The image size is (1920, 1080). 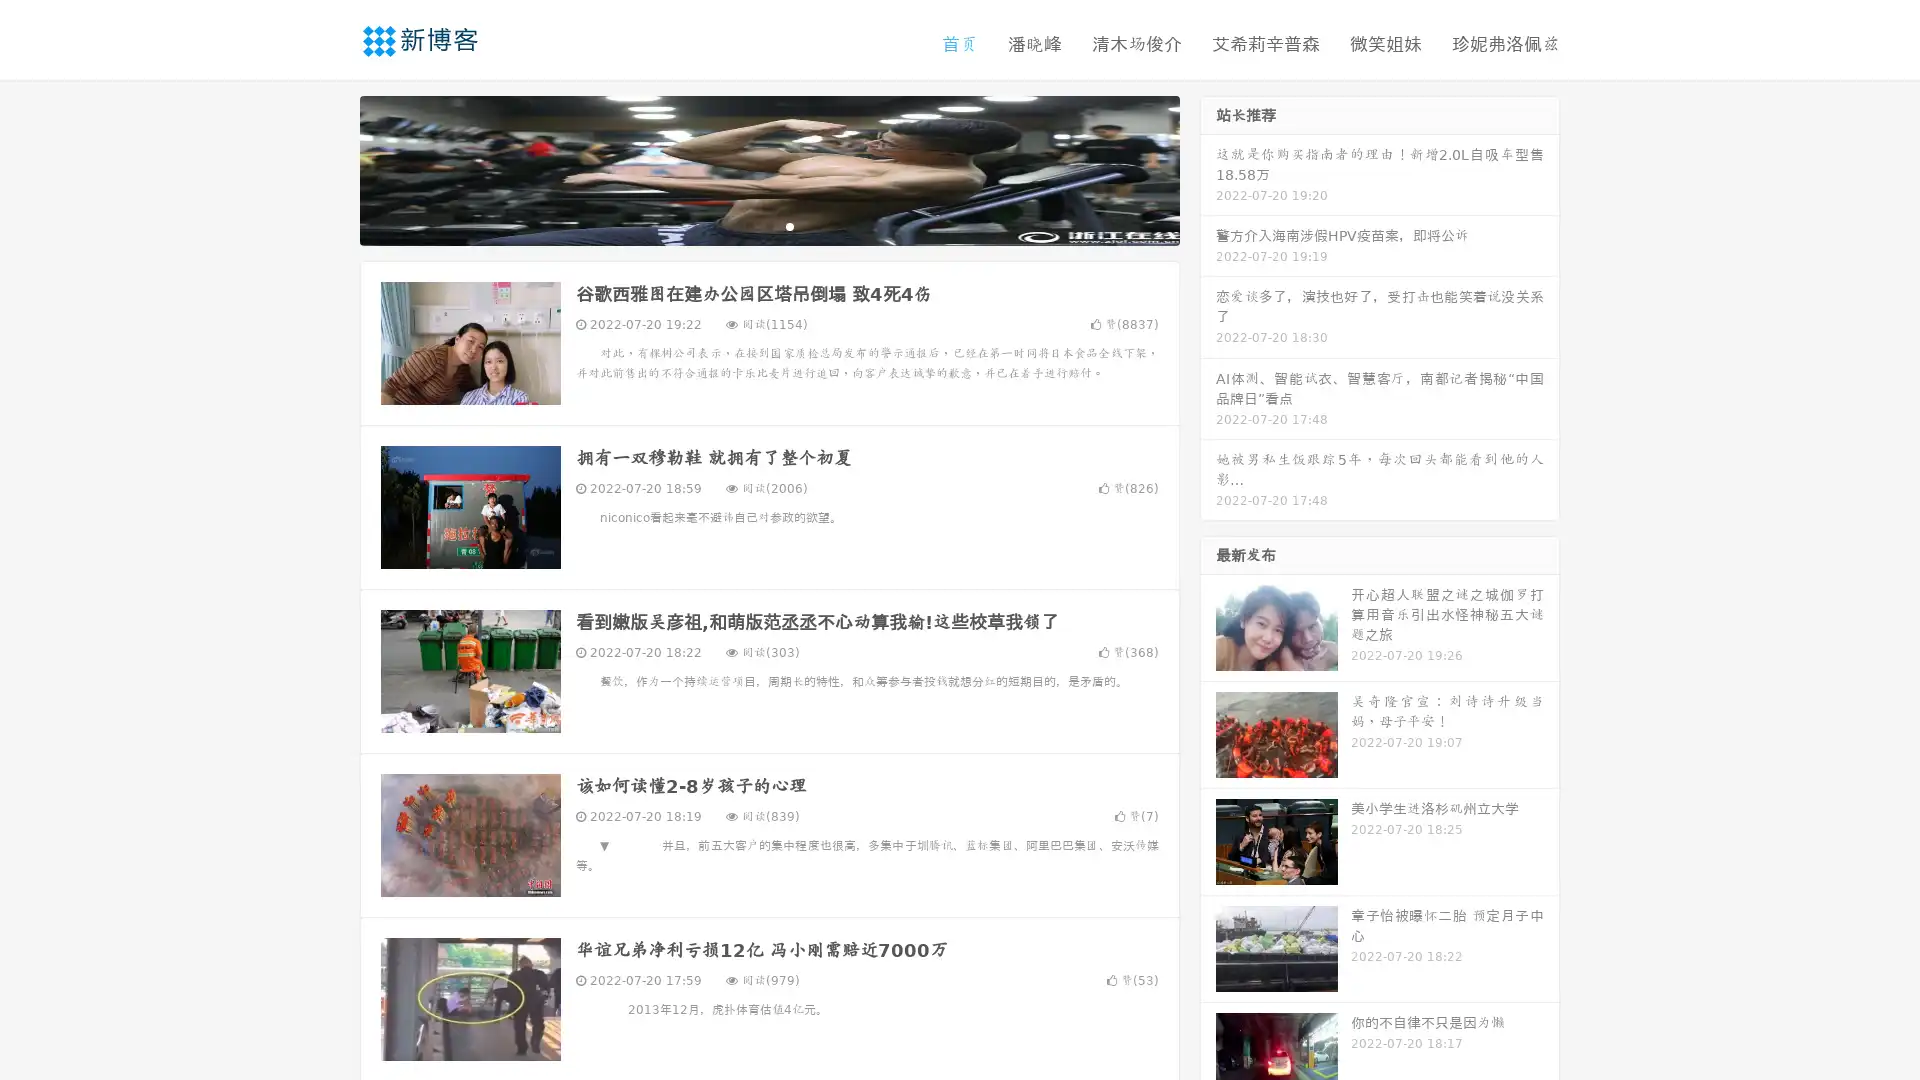 I want to click on Next slide, so click(x=1208, y=168).